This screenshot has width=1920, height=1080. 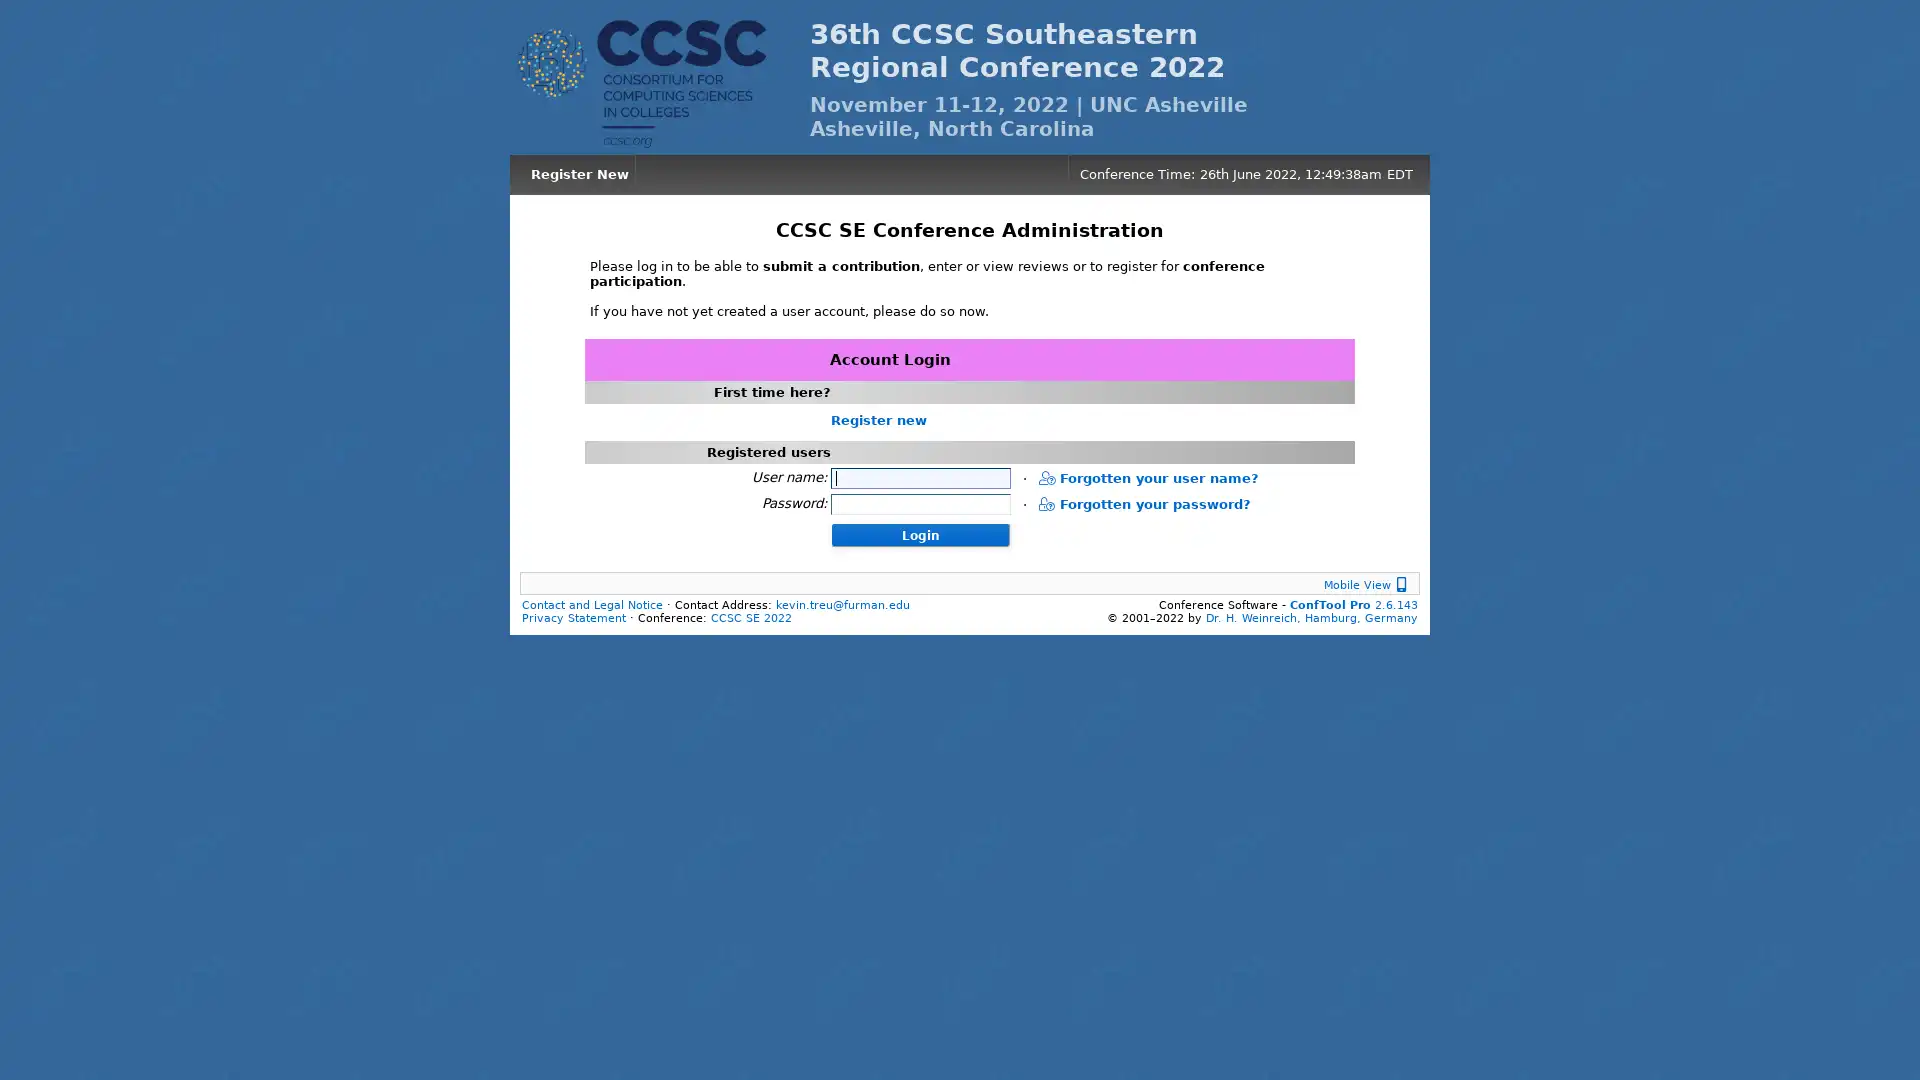 What do you see at coordinates (919, 532) in the screenshot?
I see `Login` at bounding box center [919, 532].